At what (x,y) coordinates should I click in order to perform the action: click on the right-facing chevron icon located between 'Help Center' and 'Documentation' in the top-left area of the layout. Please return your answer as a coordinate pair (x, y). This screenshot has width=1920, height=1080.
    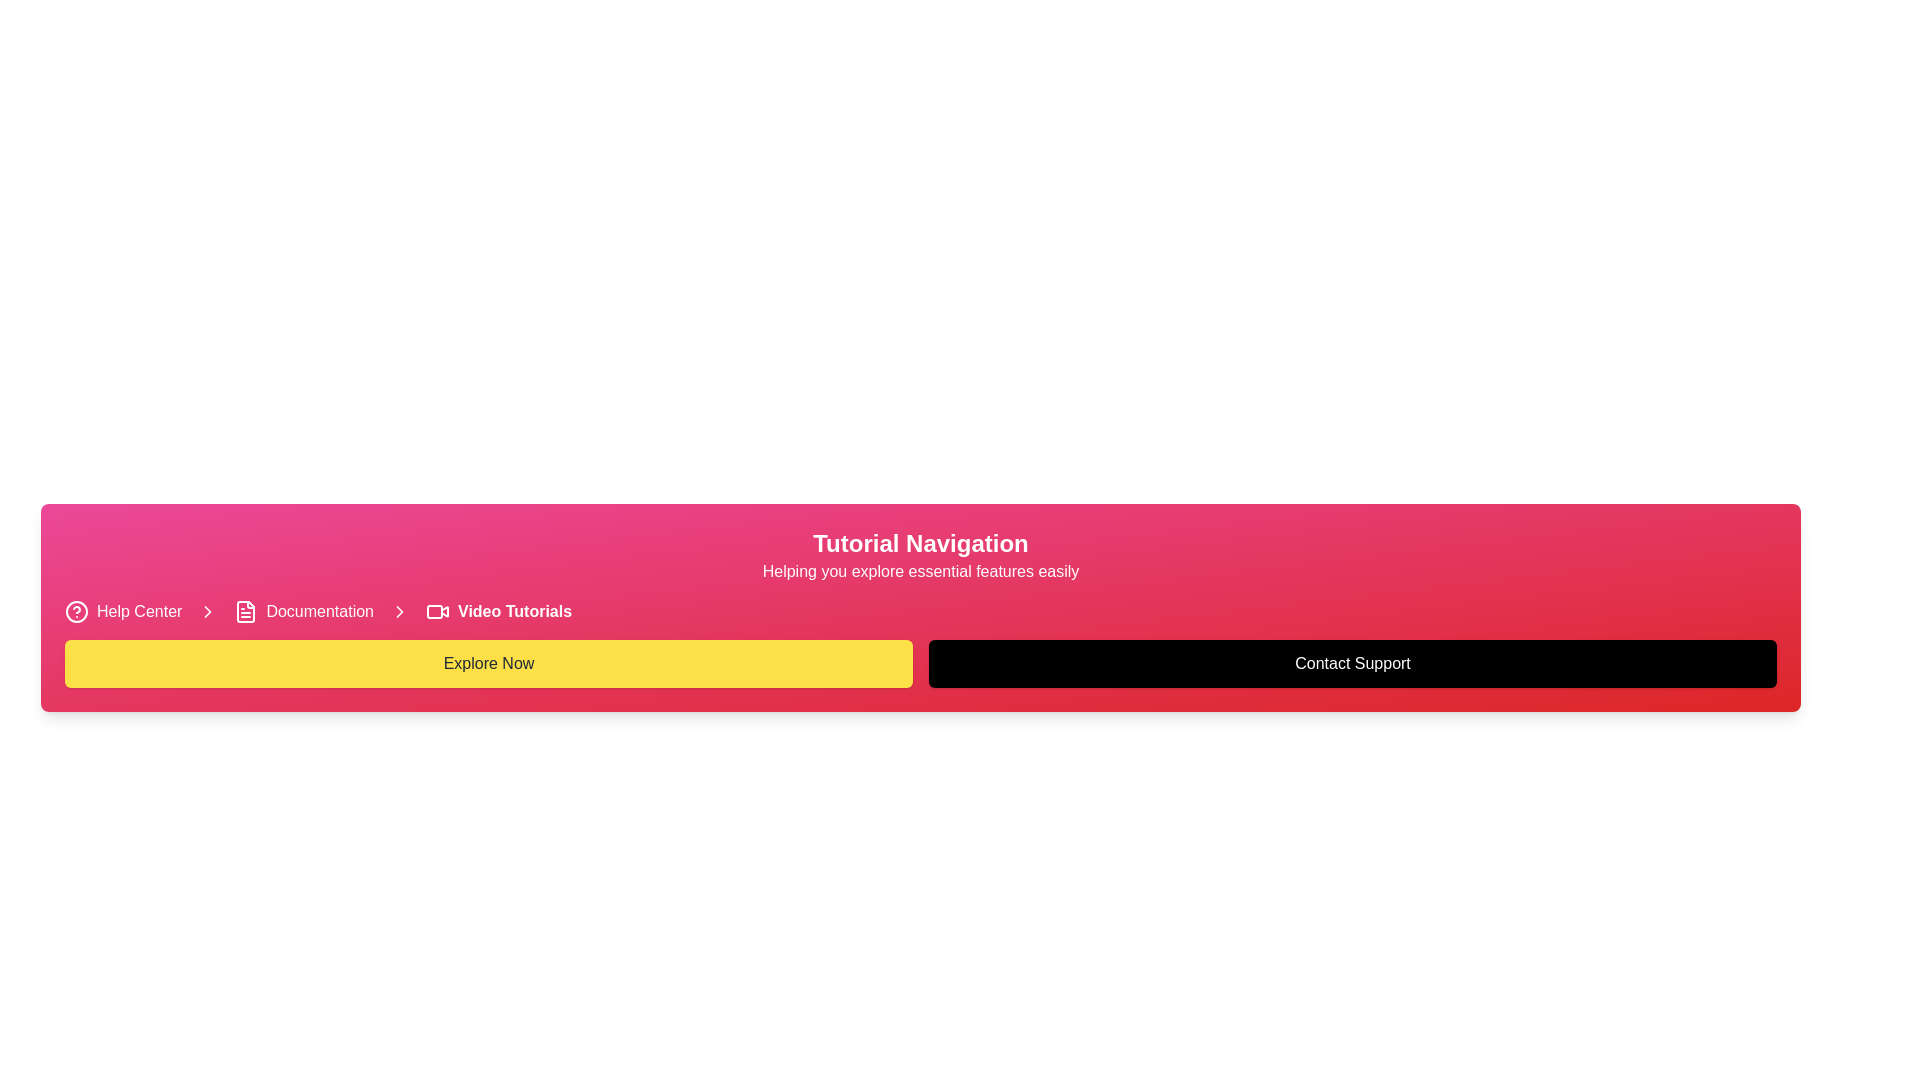
    Looking at the image, I should click on (399, 611).